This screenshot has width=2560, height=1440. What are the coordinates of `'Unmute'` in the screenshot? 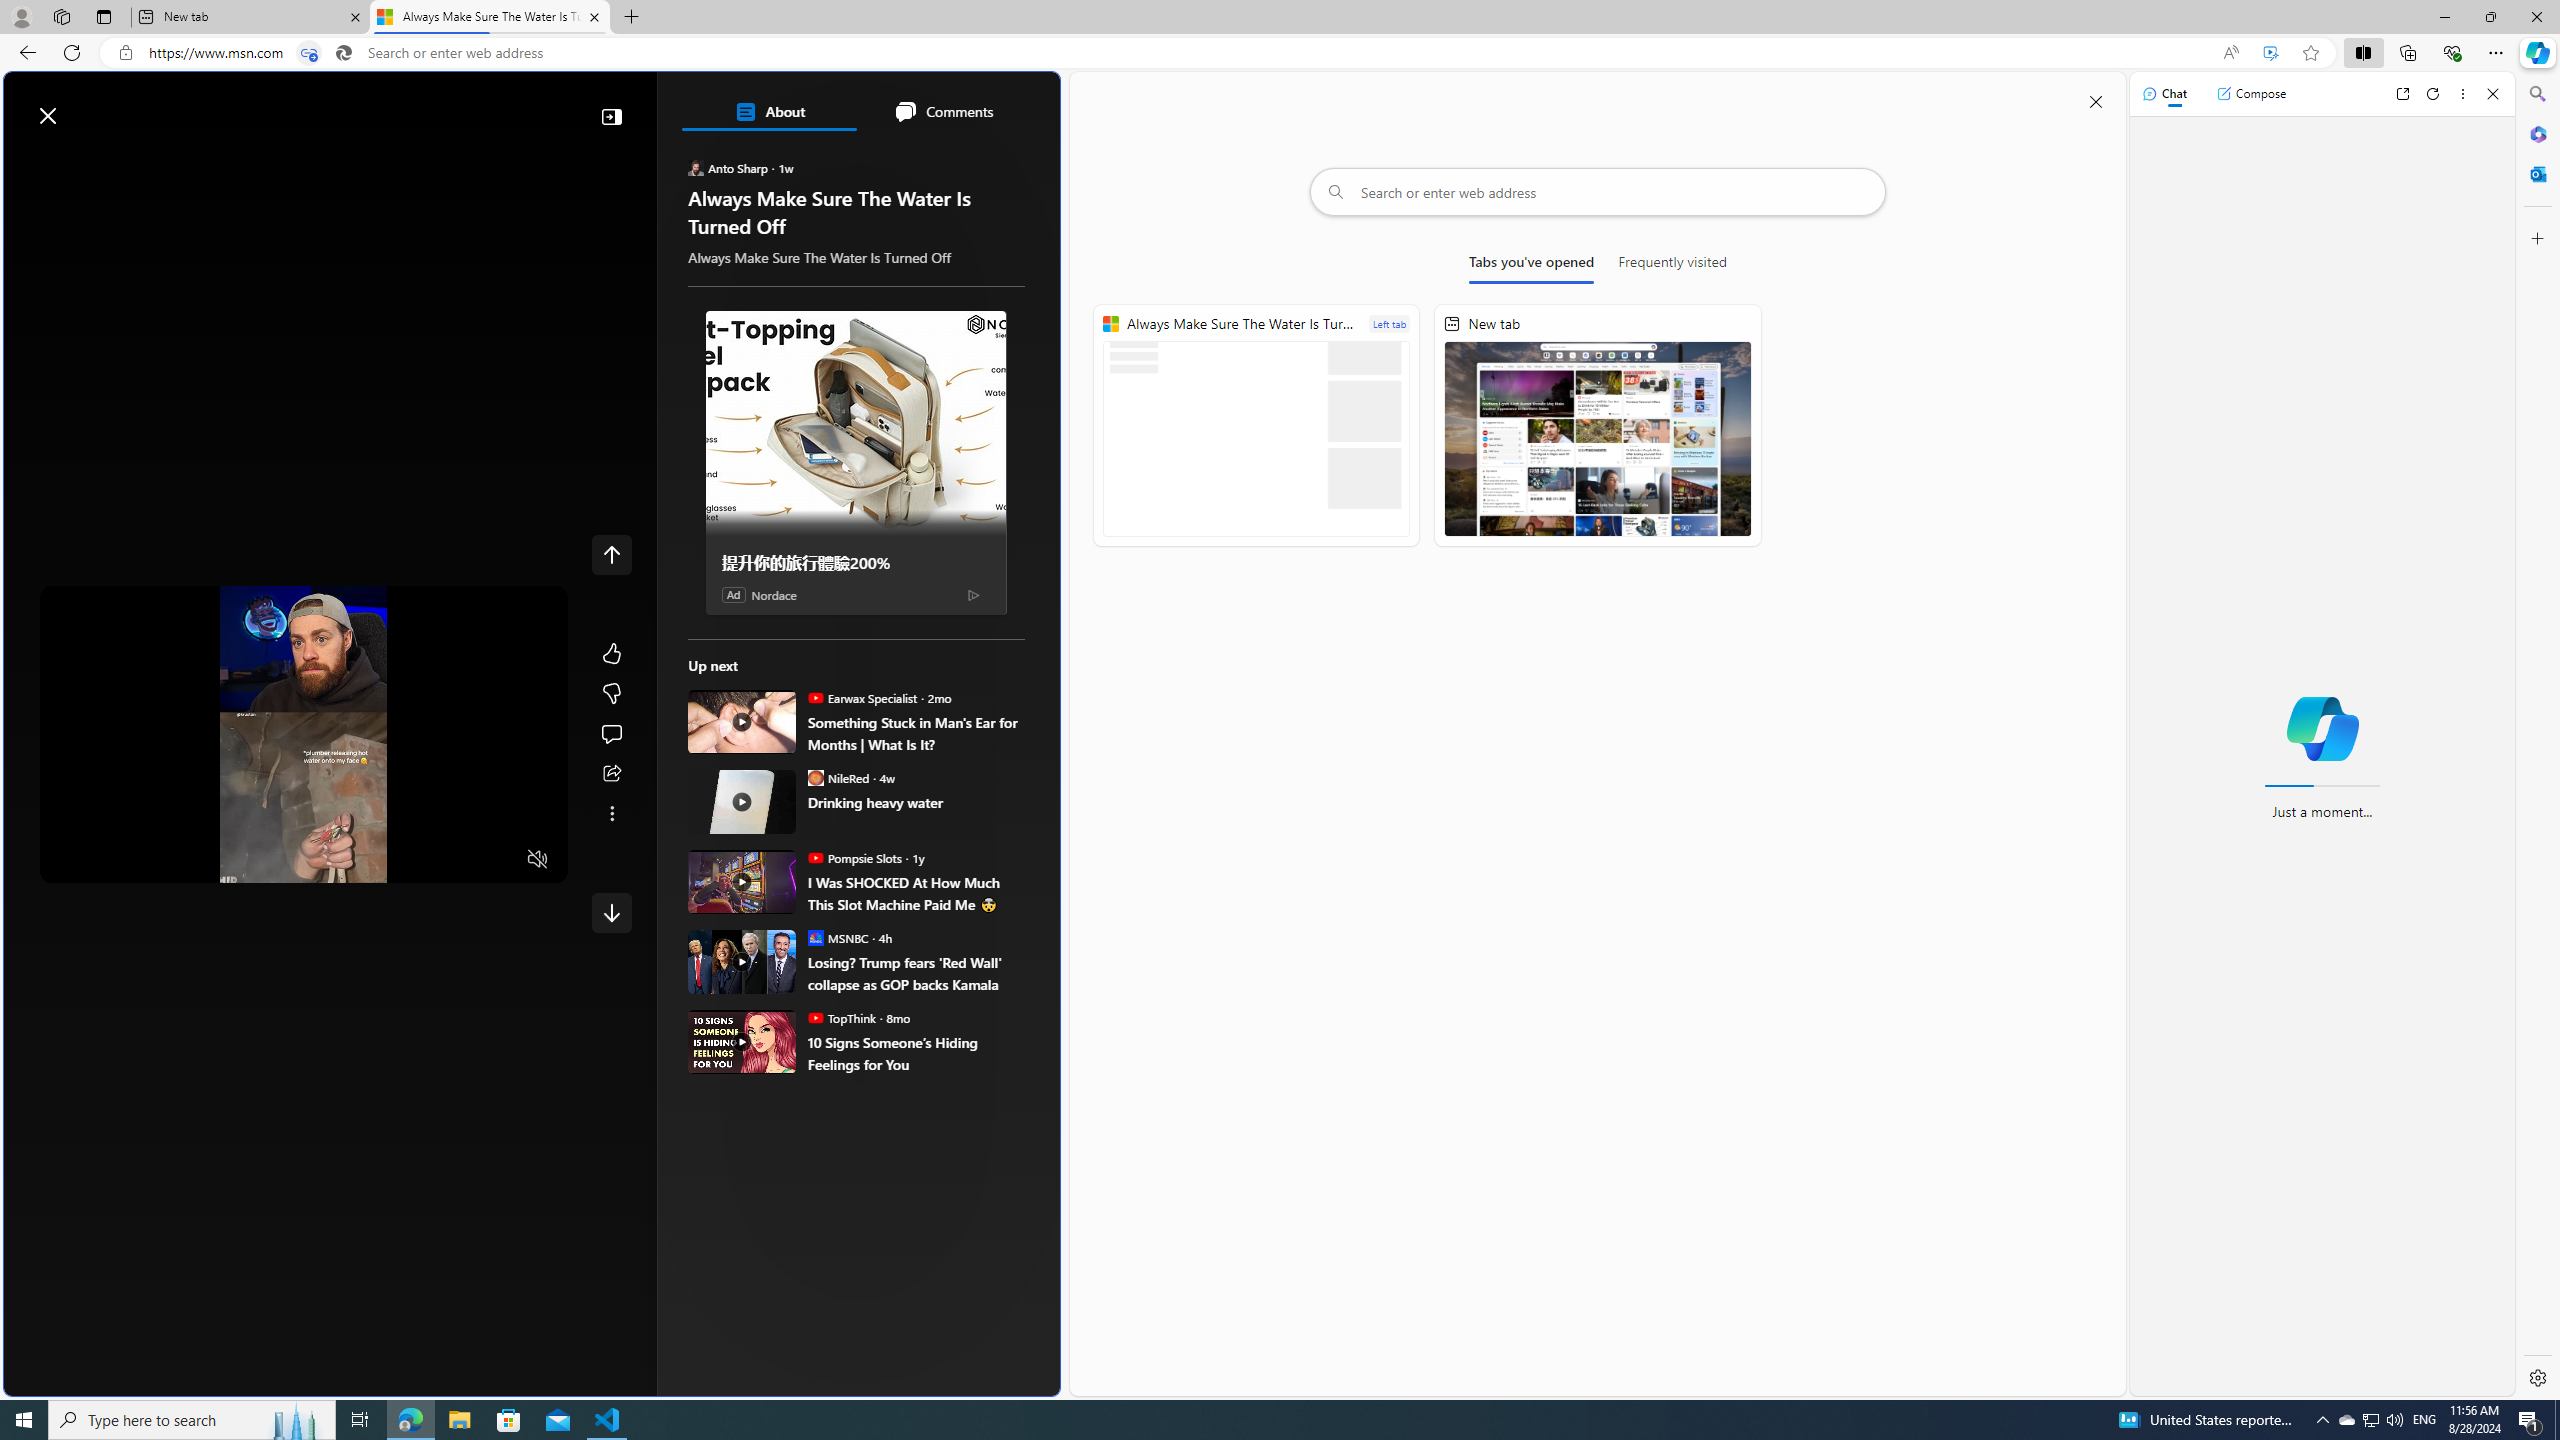 It's located at (537, 857).